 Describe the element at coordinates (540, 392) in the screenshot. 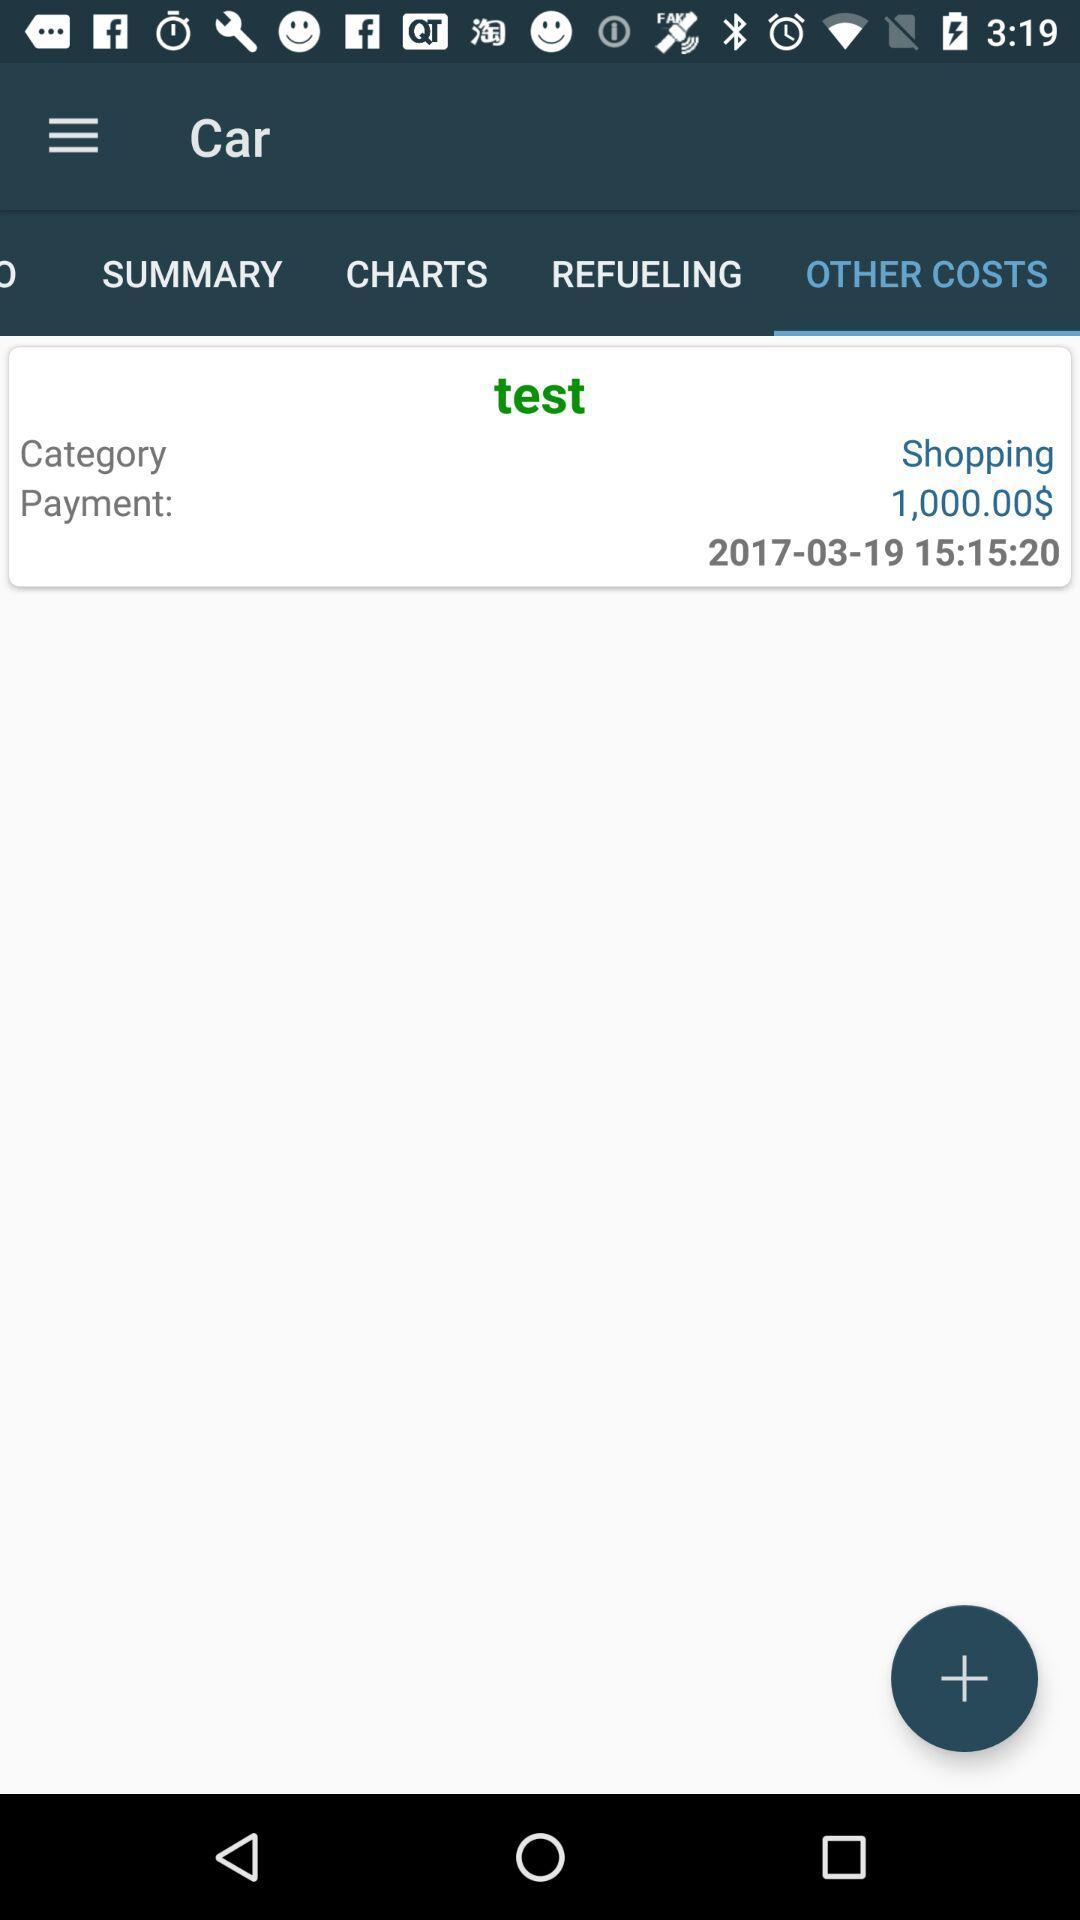

I see `the item below info` at that location.